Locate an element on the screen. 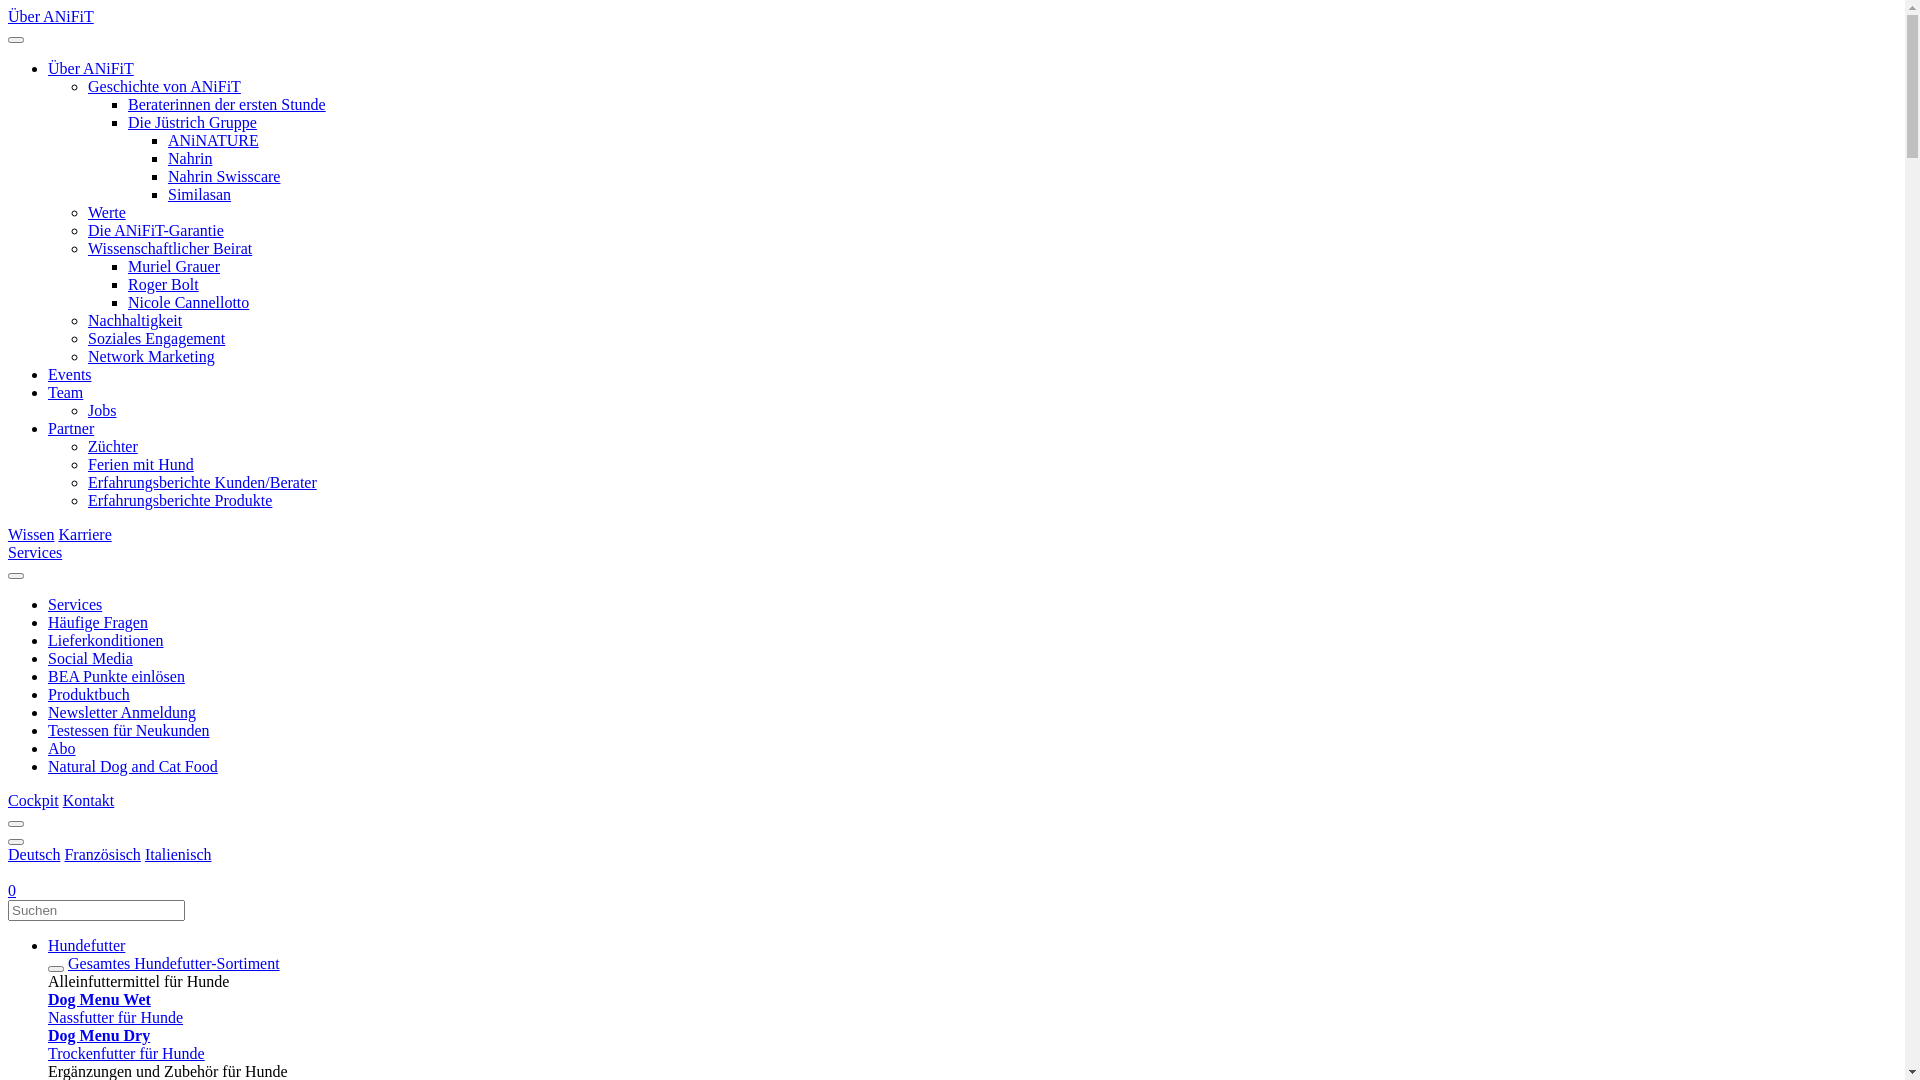 The height and width of the screenshot is (1080, 1920). 'Erfahrungsberichte Kunden/Berater' is located at coordinates (202, 482).